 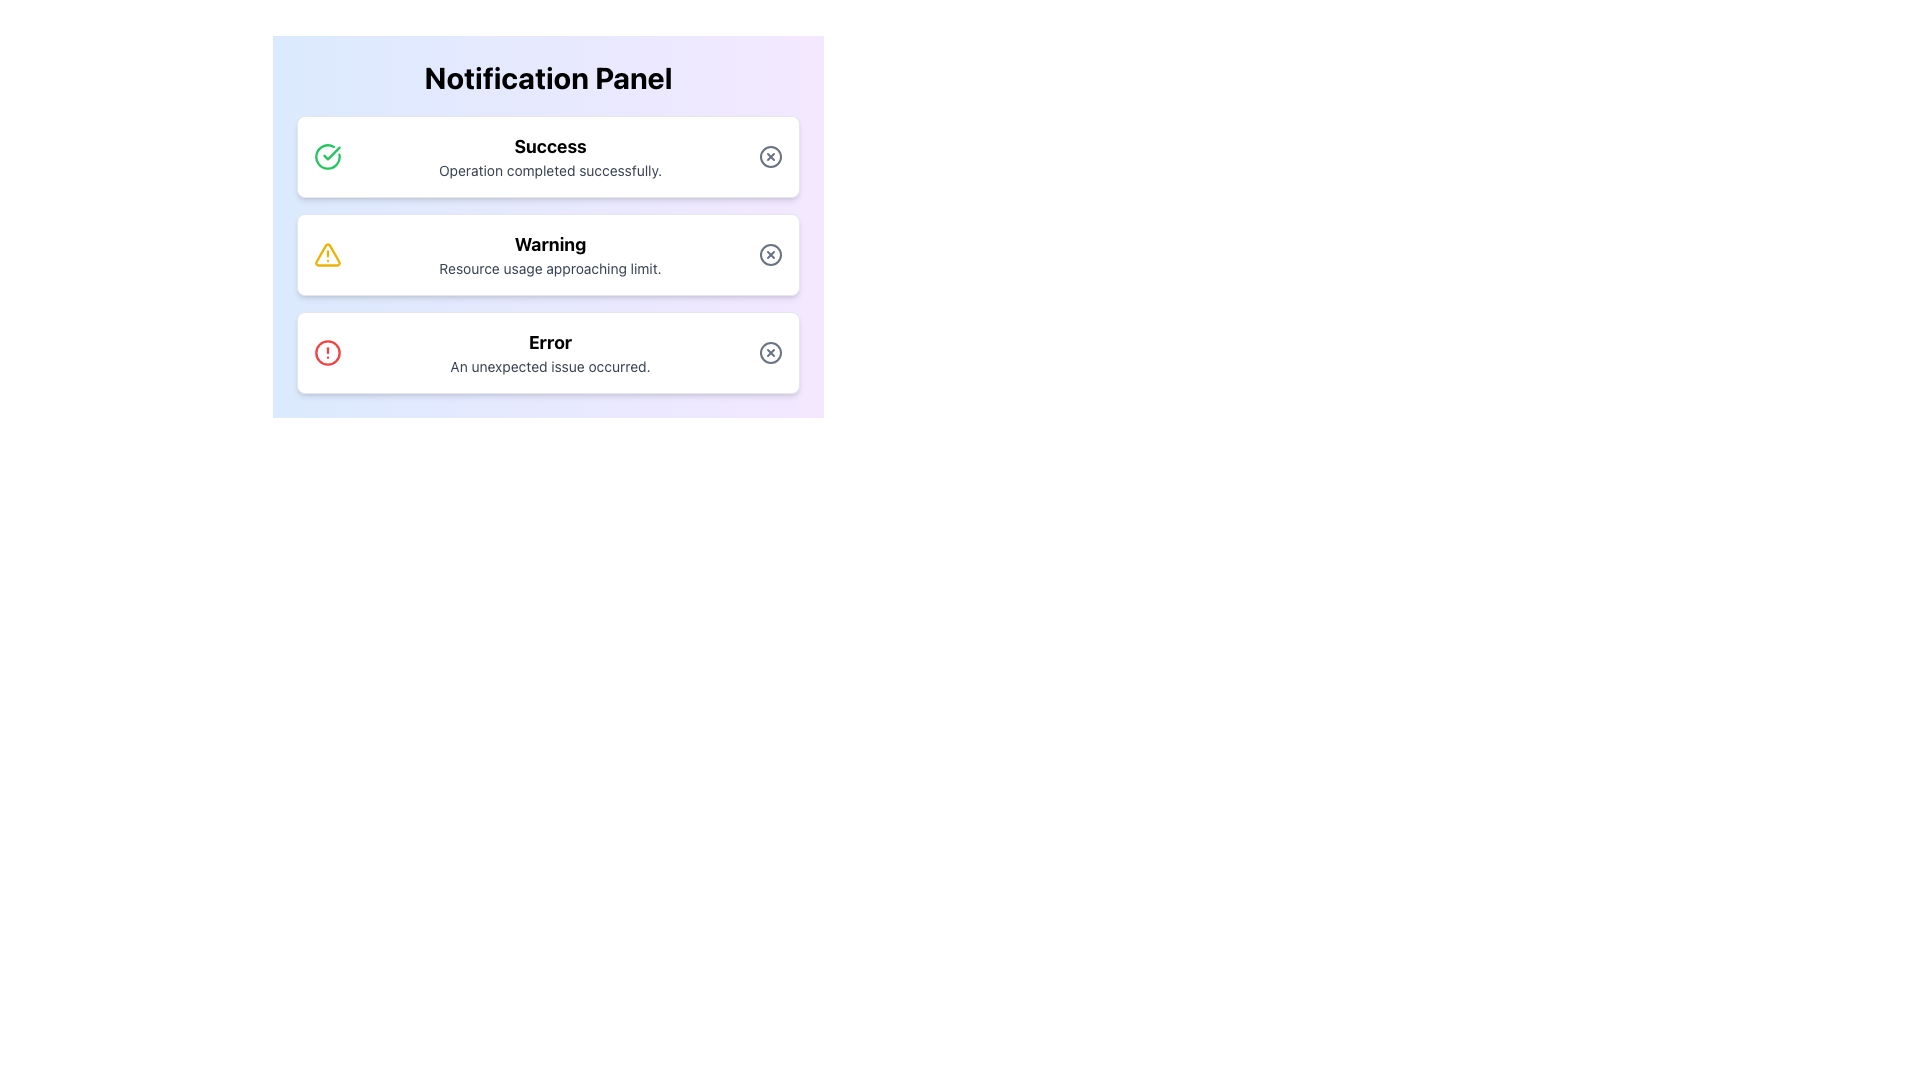 What do you see at coordinates (327, 253) in the screenshot?
I see `the visual appearance of the yellow triangle warning icon located in the second notification block labeled 'Warning' in the Notification Panel` at bounding box center [327, 253].